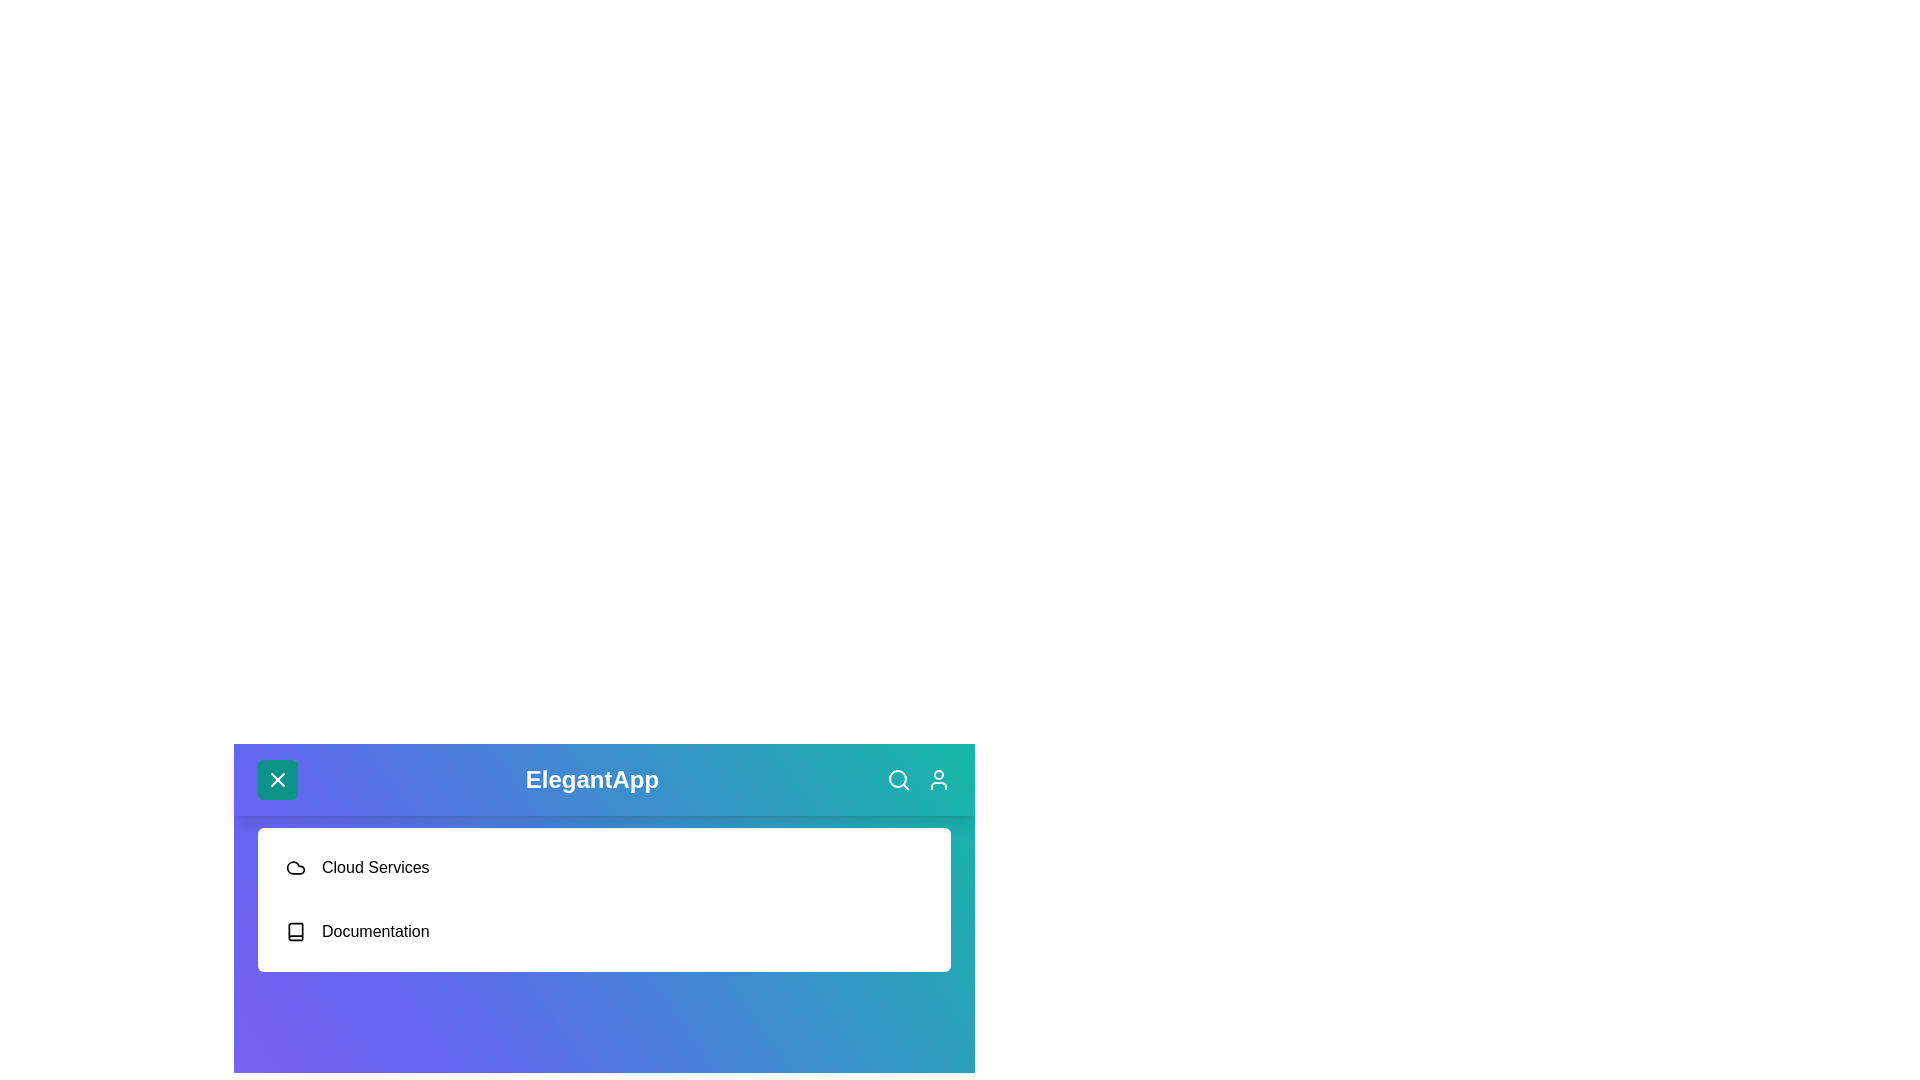 The height and width of the screenshot is (1080, 1920). I want to click on the user icon to access the user profile, so click(938, 778).